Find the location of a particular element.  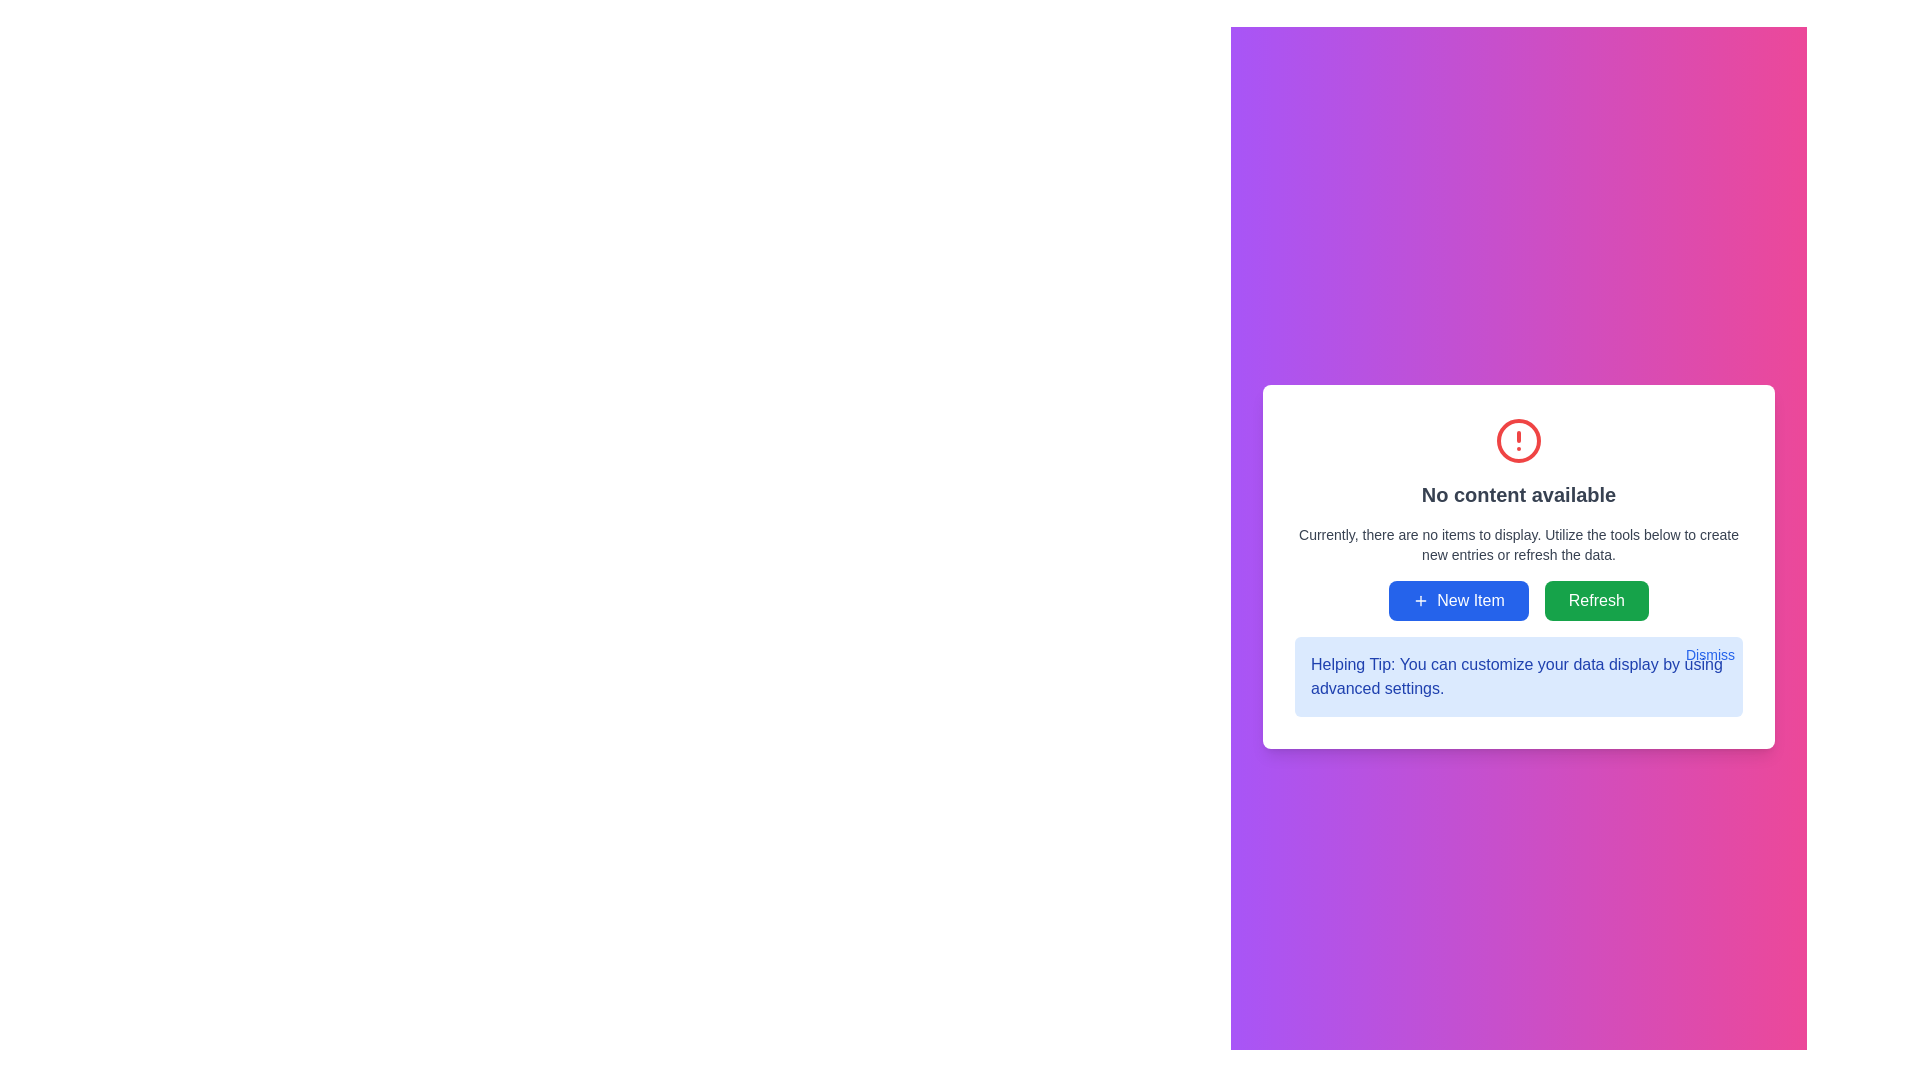

the New Item button in the Horizontal Button Group located on the centered white card, positioned just above the helping tip section is located at coordinates (1518, 600).